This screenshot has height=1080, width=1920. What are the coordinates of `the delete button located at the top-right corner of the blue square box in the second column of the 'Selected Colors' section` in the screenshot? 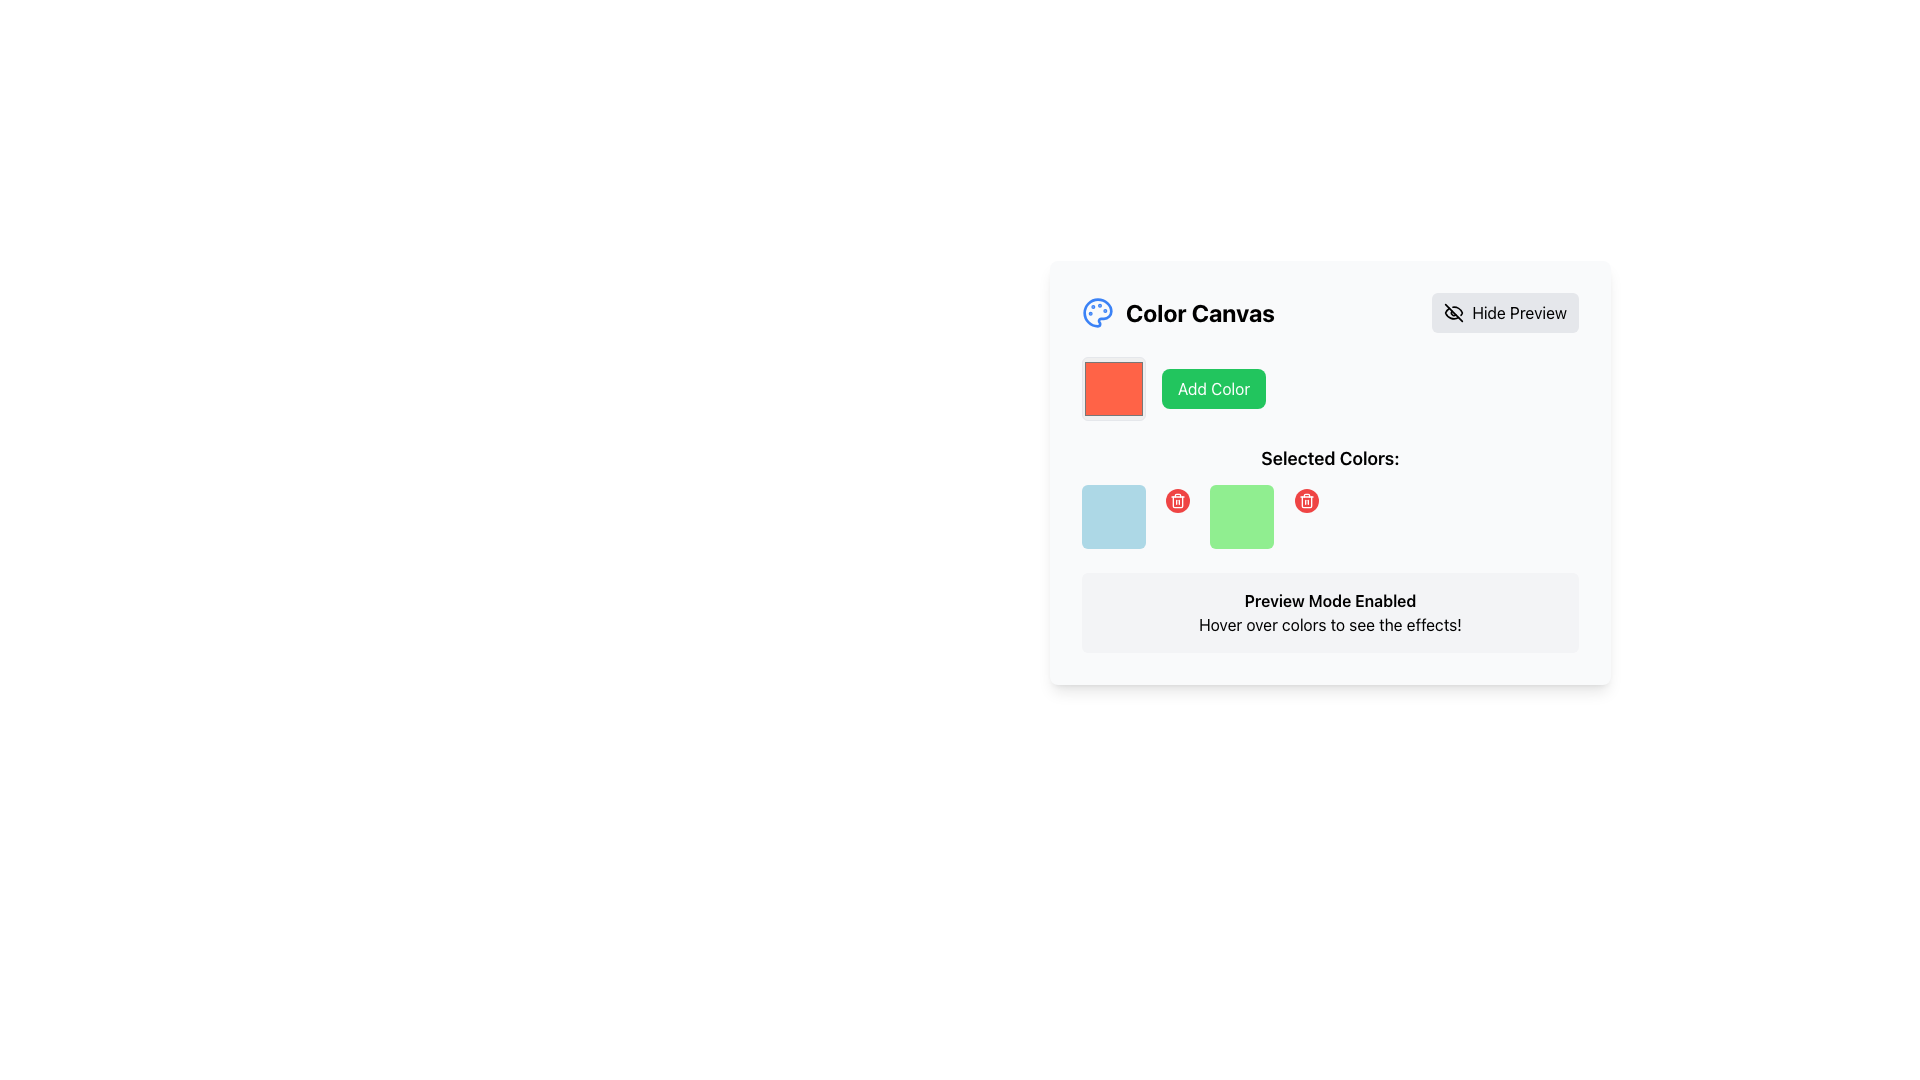 It's located at (1178, 500).